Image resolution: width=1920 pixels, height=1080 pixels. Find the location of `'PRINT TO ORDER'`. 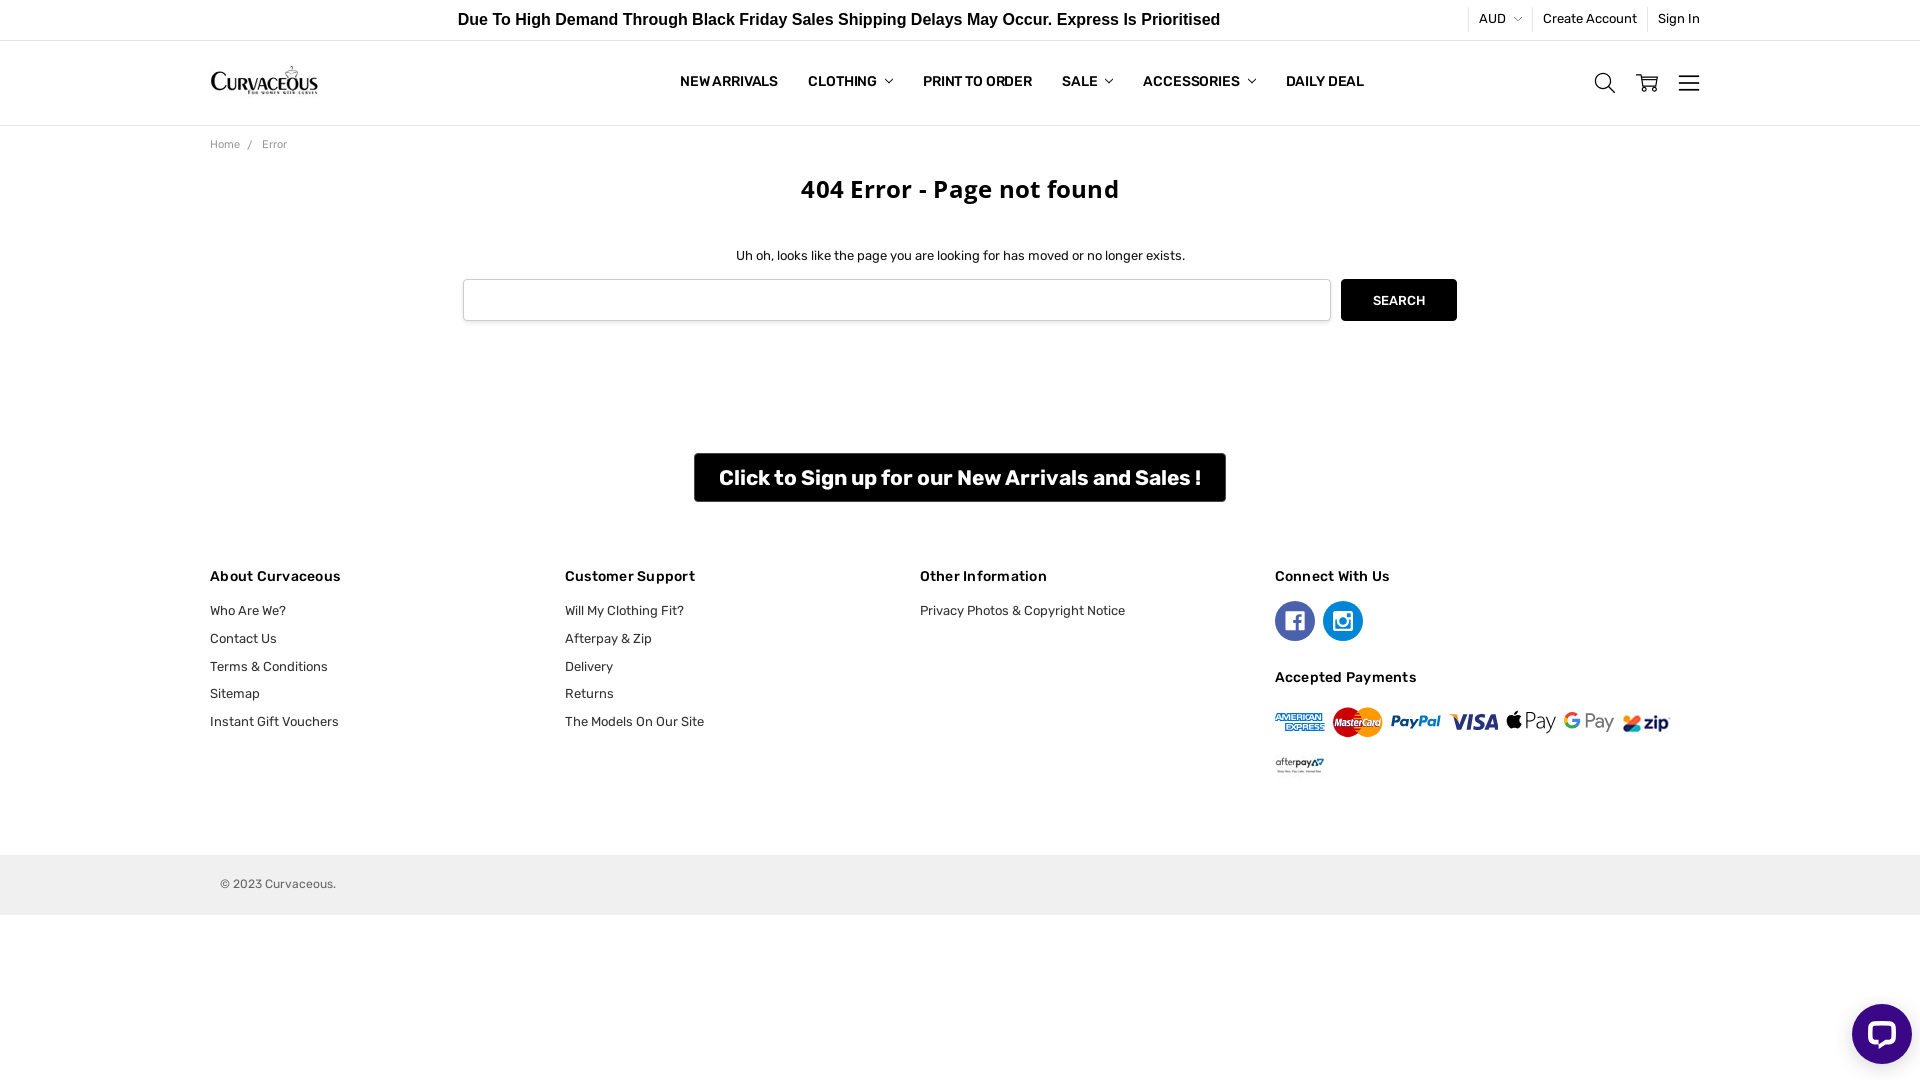

'PRINT TO ORDER' is located at coordinates (977, 82).